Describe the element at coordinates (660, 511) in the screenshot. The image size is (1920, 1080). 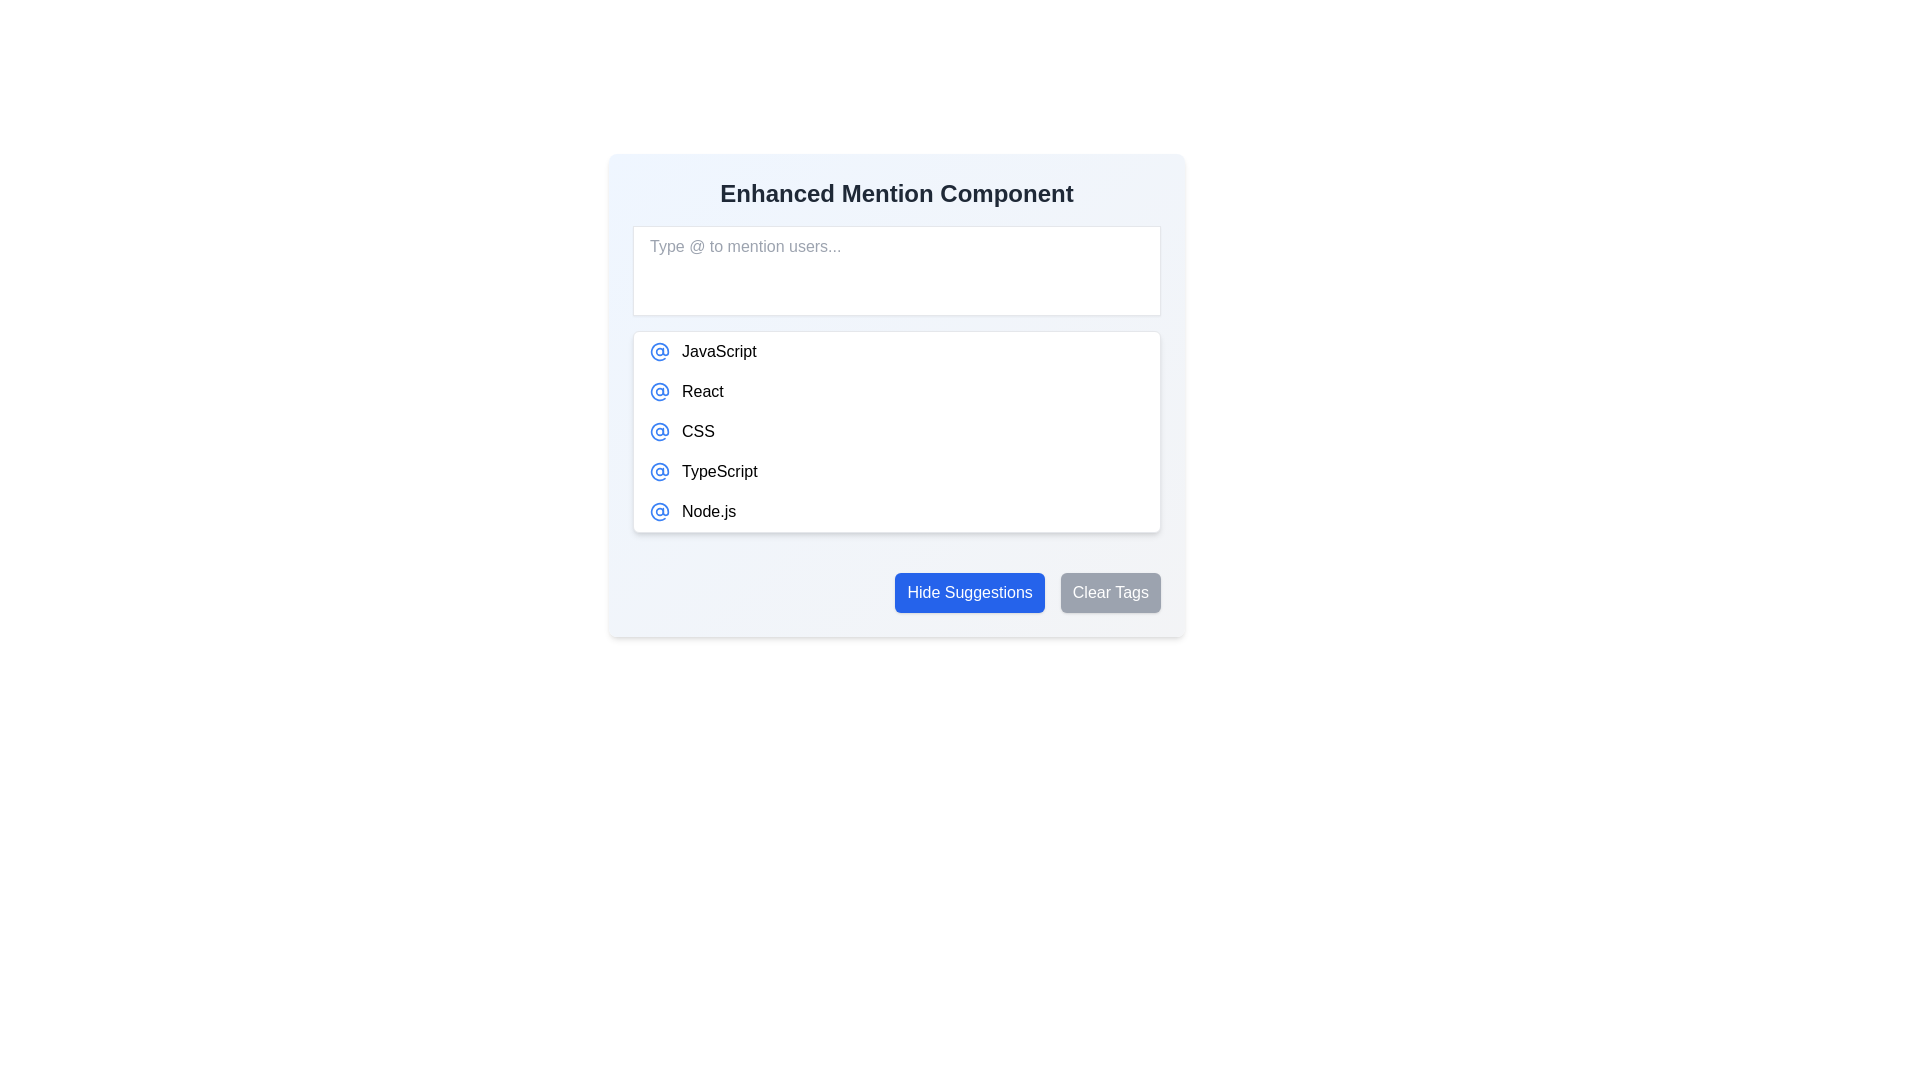
I see `the decorative '@' icon located to the left of the text 'Node.js' in the last entry of the vertically stacked list in the white drop-down panel below the input field labeled 'Type @ to mention users...'` at that location.